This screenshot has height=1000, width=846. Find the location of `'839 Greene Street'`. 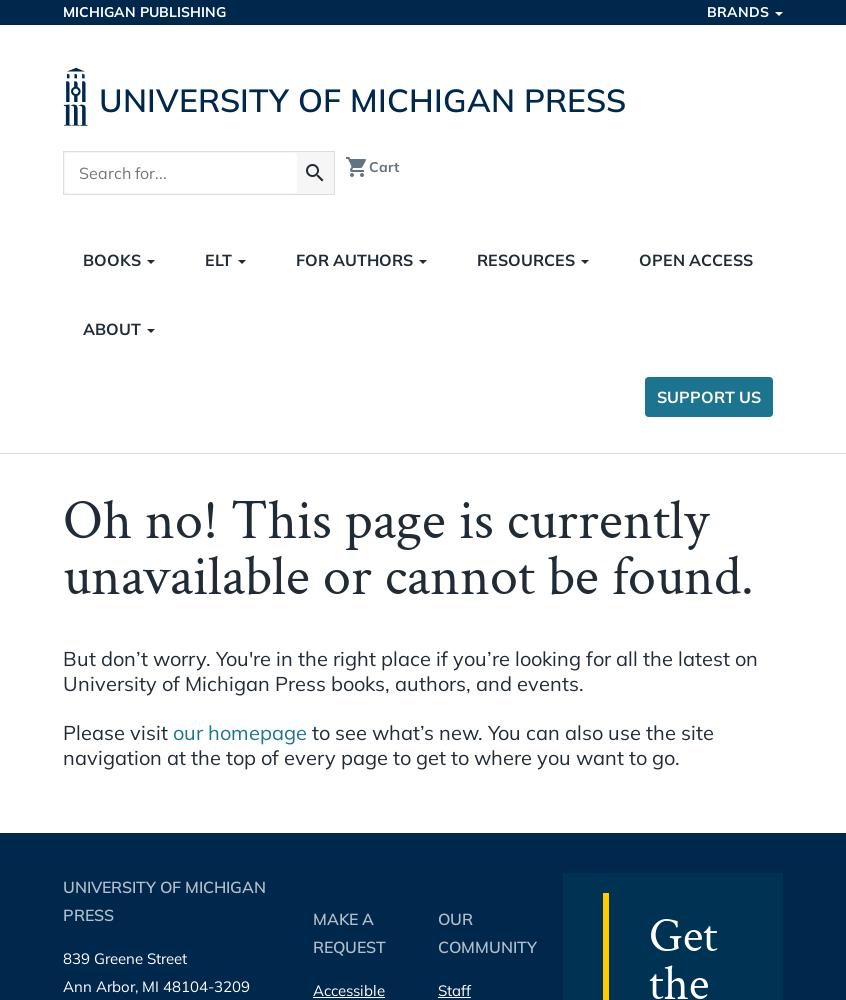

'839 Greene Street' is located at coordinates (62, 957).